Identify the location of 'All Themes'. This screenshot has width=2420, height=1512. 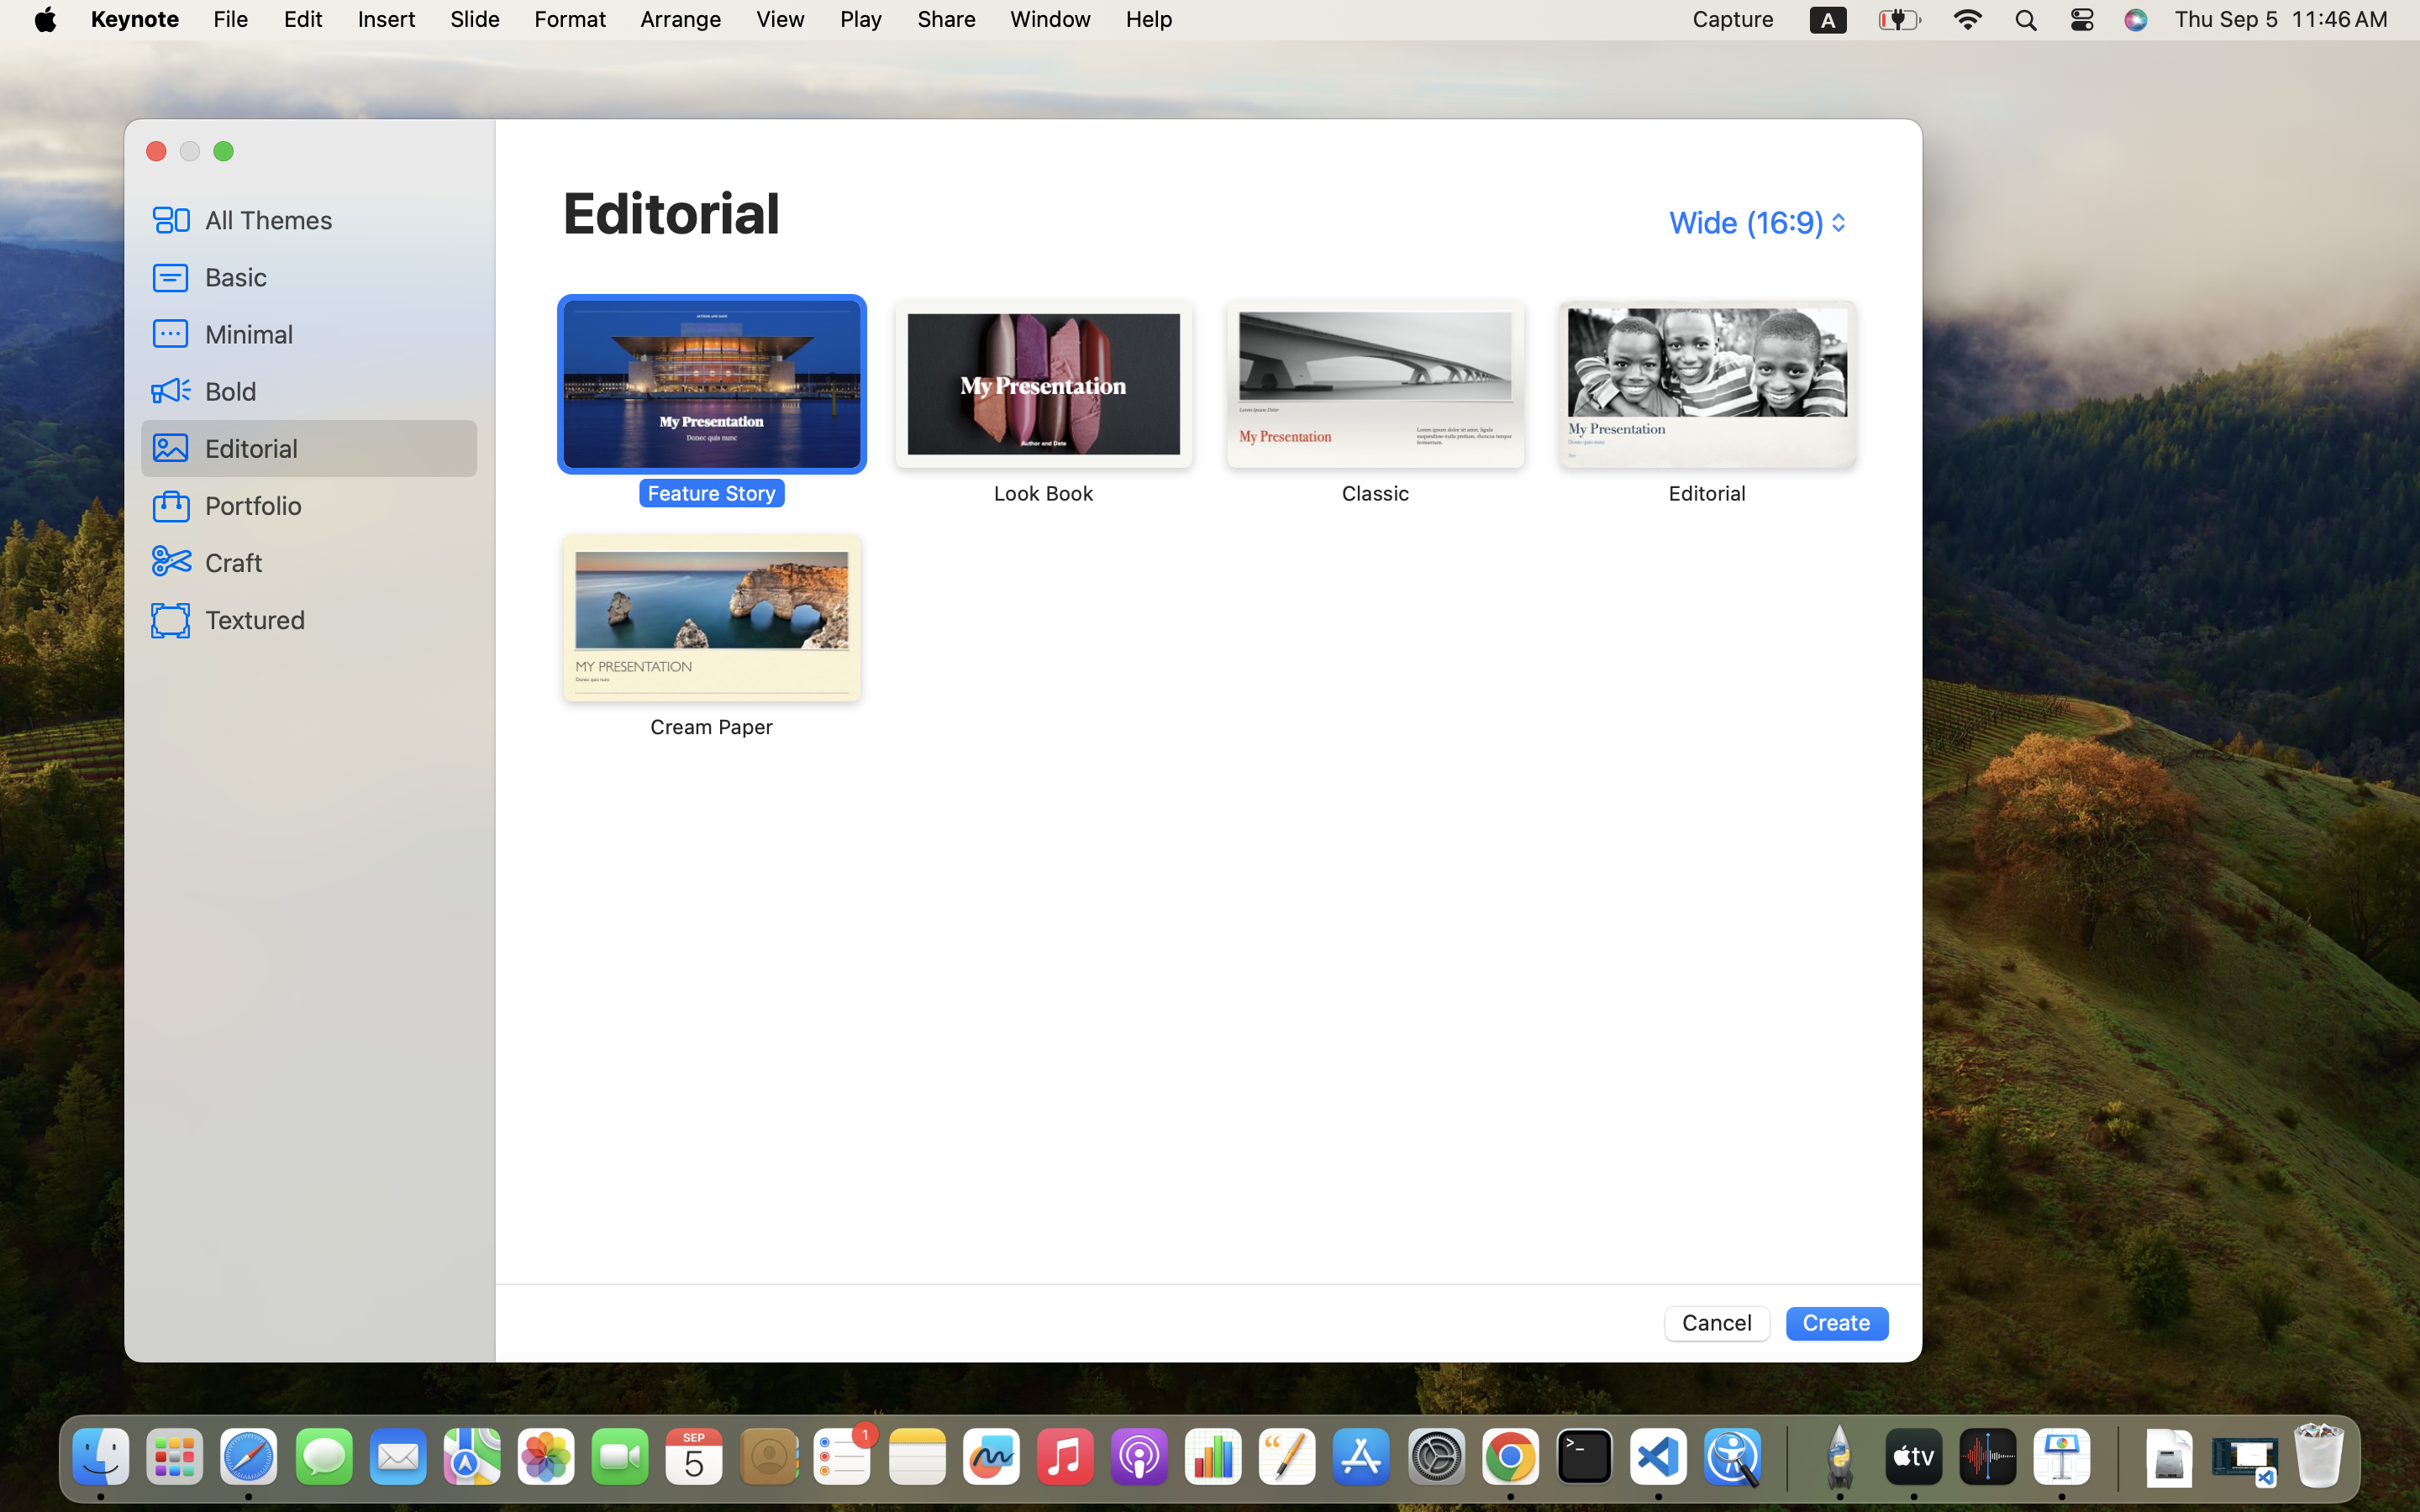
(334, 218).